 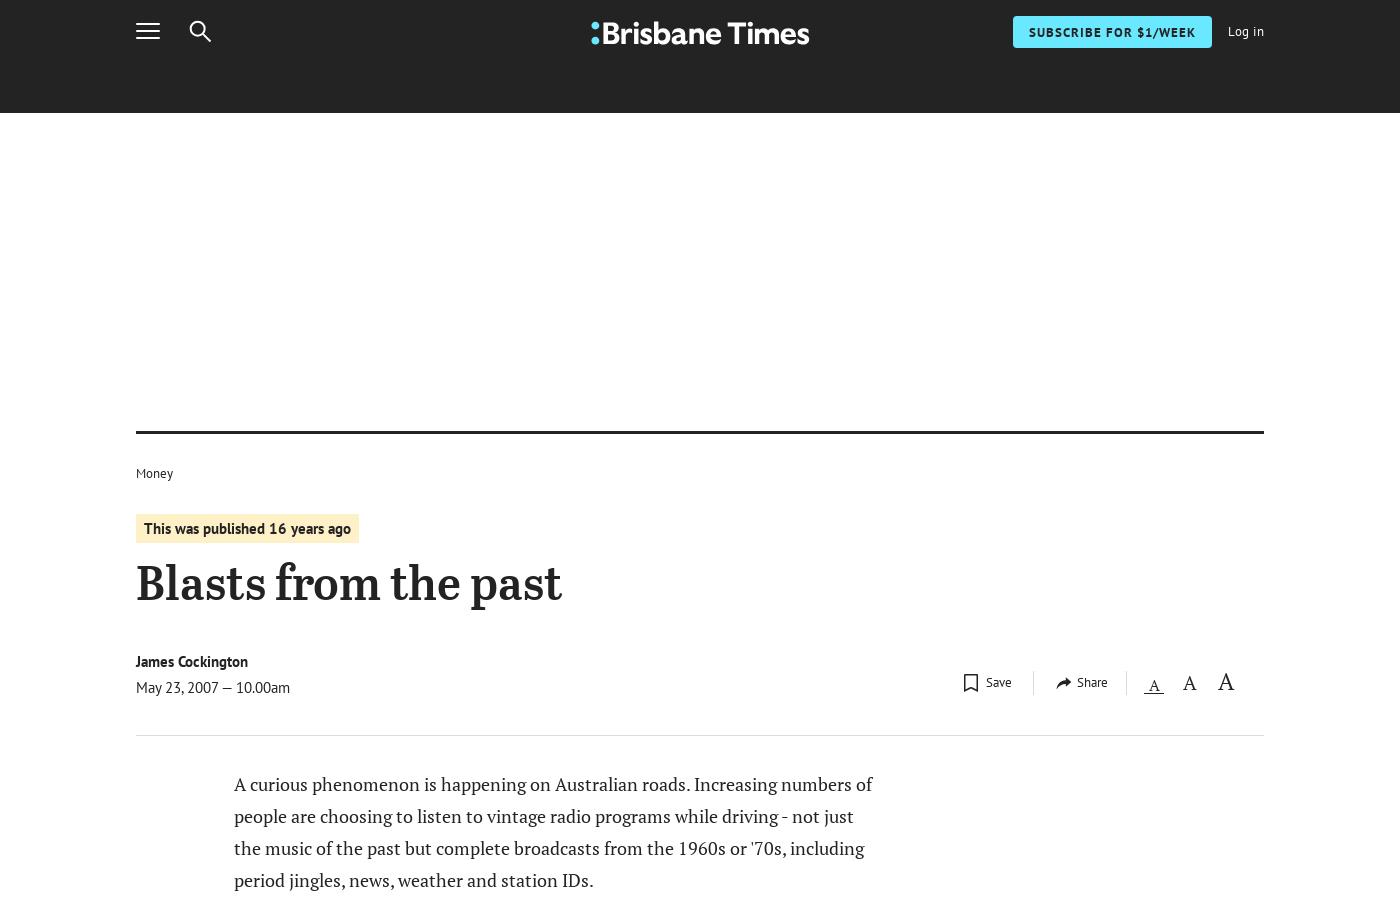 I want to click on 'register', so click(x=1015, y=603).